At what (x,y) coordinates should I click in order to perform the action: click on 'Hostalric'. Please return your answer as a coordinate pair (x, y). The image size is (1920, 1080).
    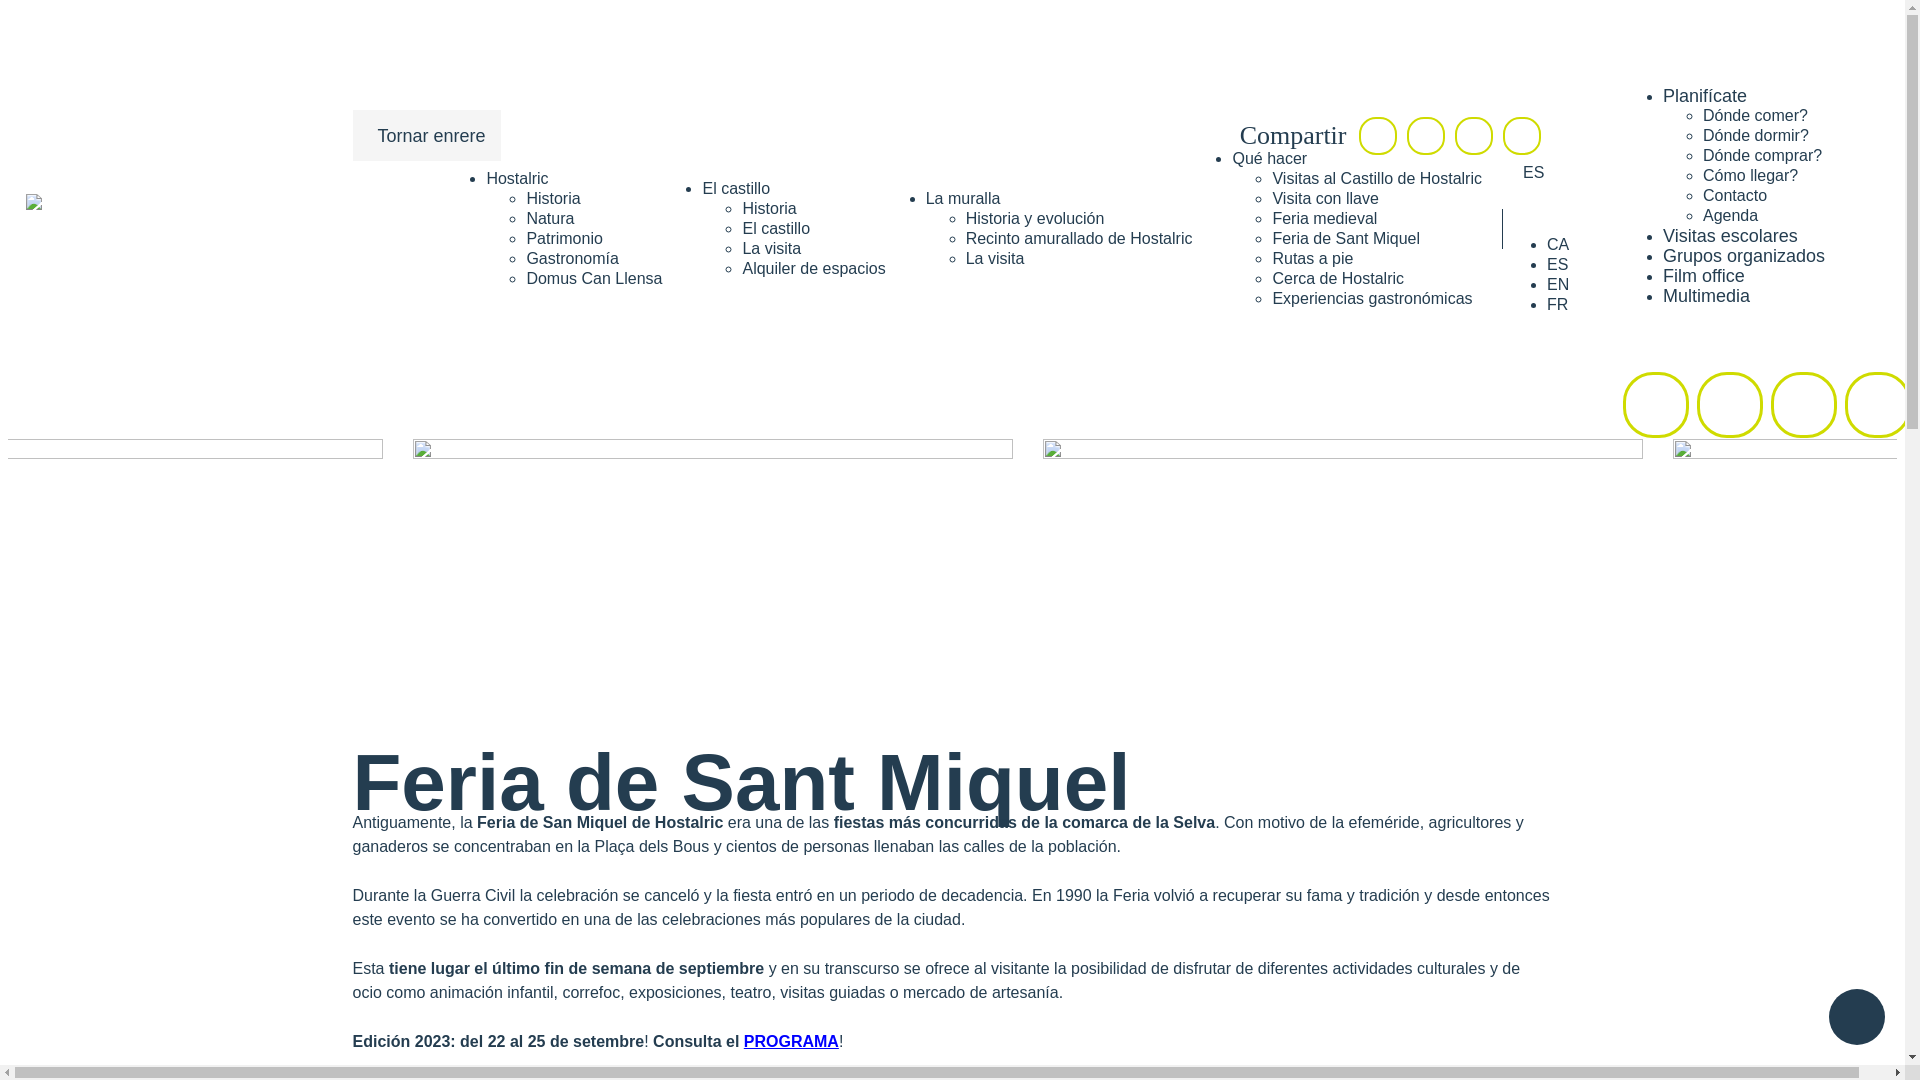
    Looking at the image, I should click on (485, 177).